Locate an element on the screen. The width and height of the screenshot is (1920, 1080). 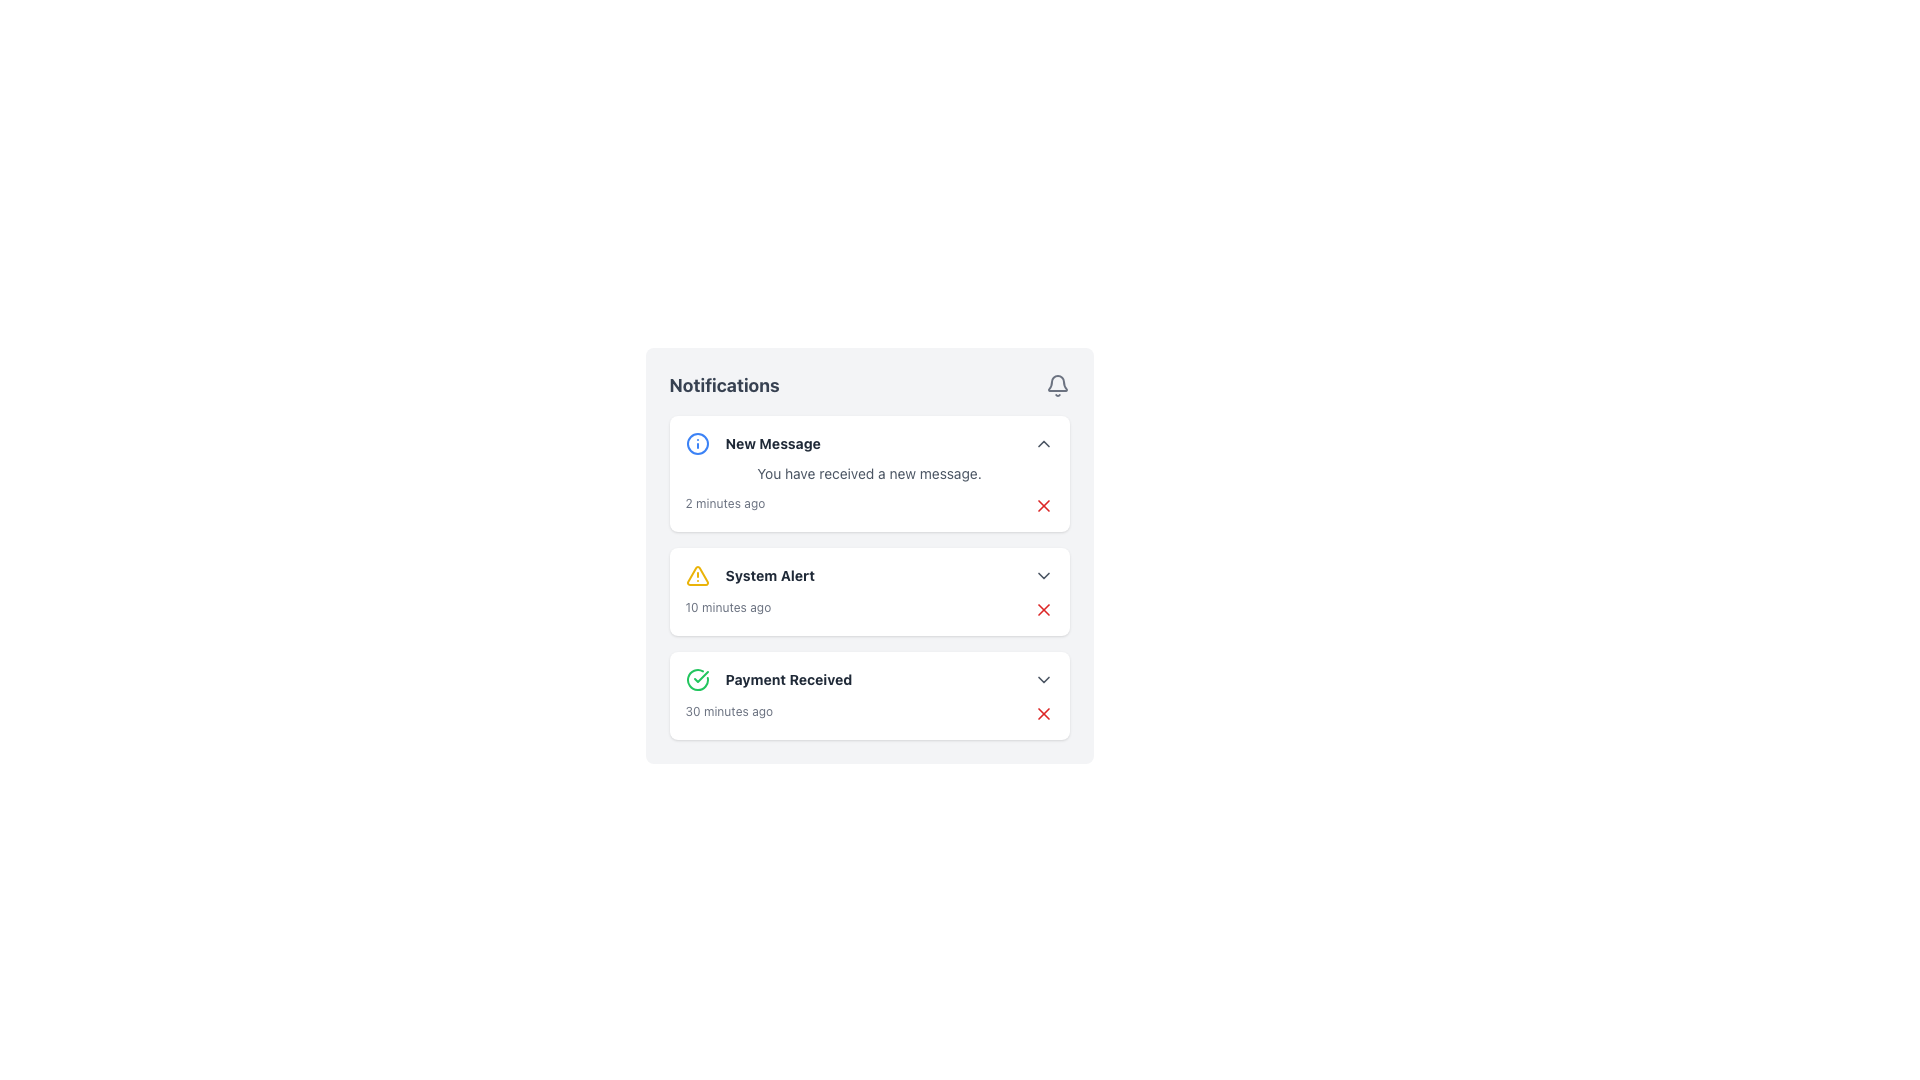
the bell icon in the top-right corner of the interface is located at coordinates (1055, 382).